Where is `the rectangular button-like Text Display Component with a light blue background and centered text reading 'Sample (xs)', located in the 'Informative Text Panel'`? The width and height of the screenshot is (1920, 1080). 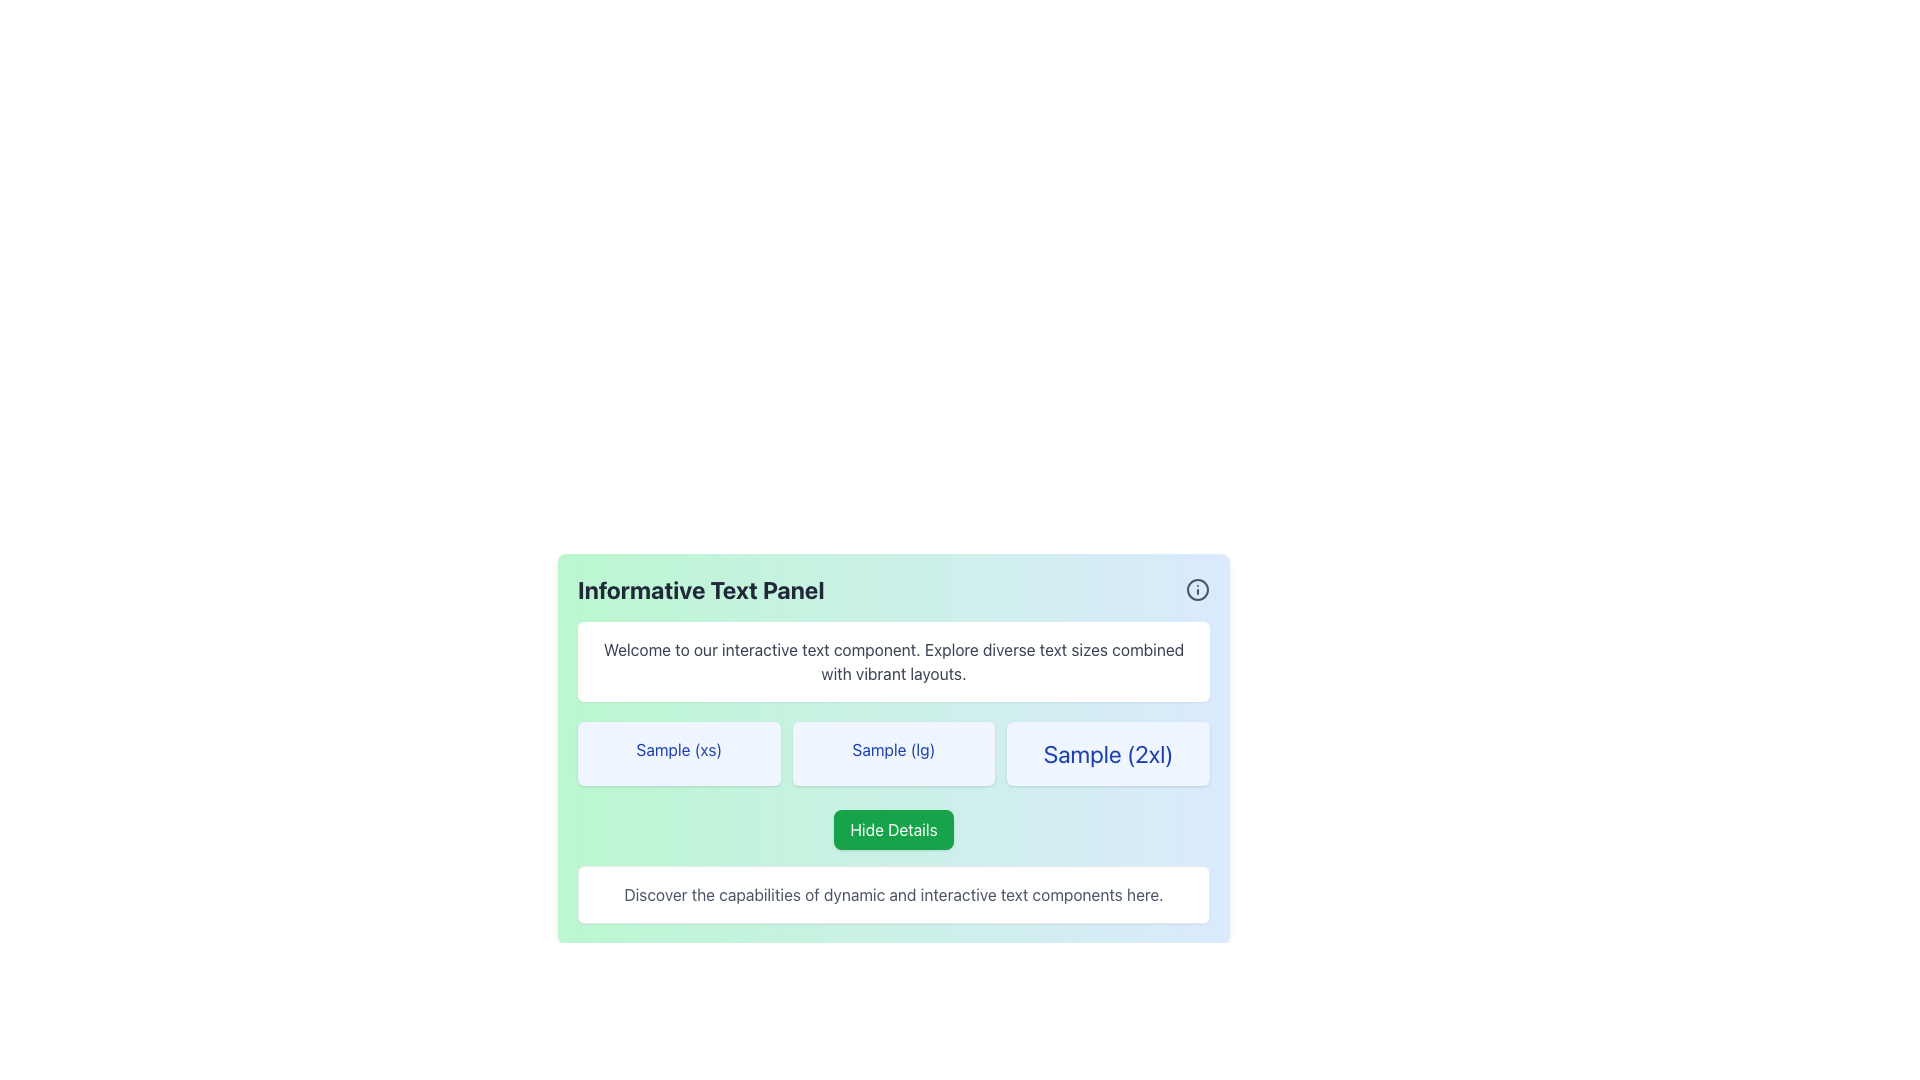 the rectangular button-like Text Display Component with a light blue background and centered text reading 'Sample (xs)', located in the 'Informative Text Panel' is located at coordinates (679, 753).